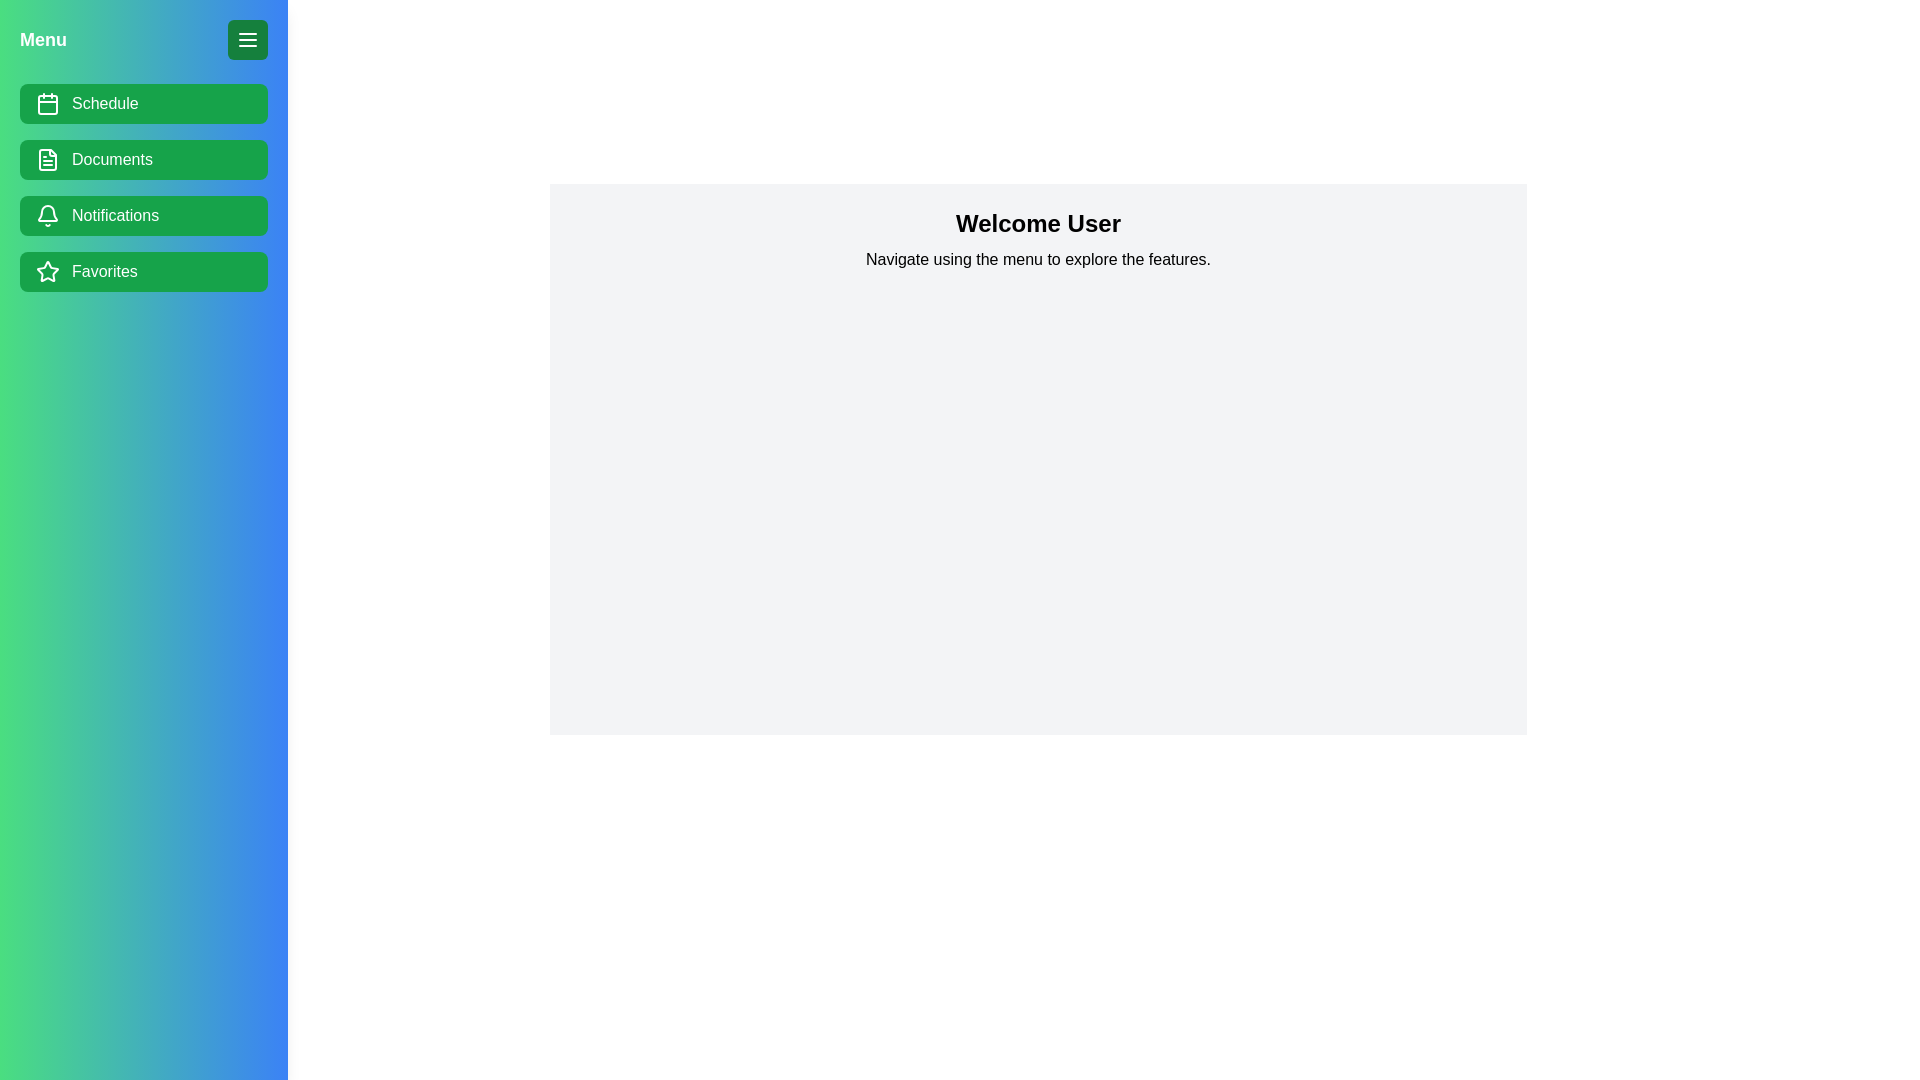 The height and width of the screenshot is (1080, 1920). Describe the element at coordinates (143, 216) in the screenshot. I see `the menu item Notifications in the drawer` at that location.